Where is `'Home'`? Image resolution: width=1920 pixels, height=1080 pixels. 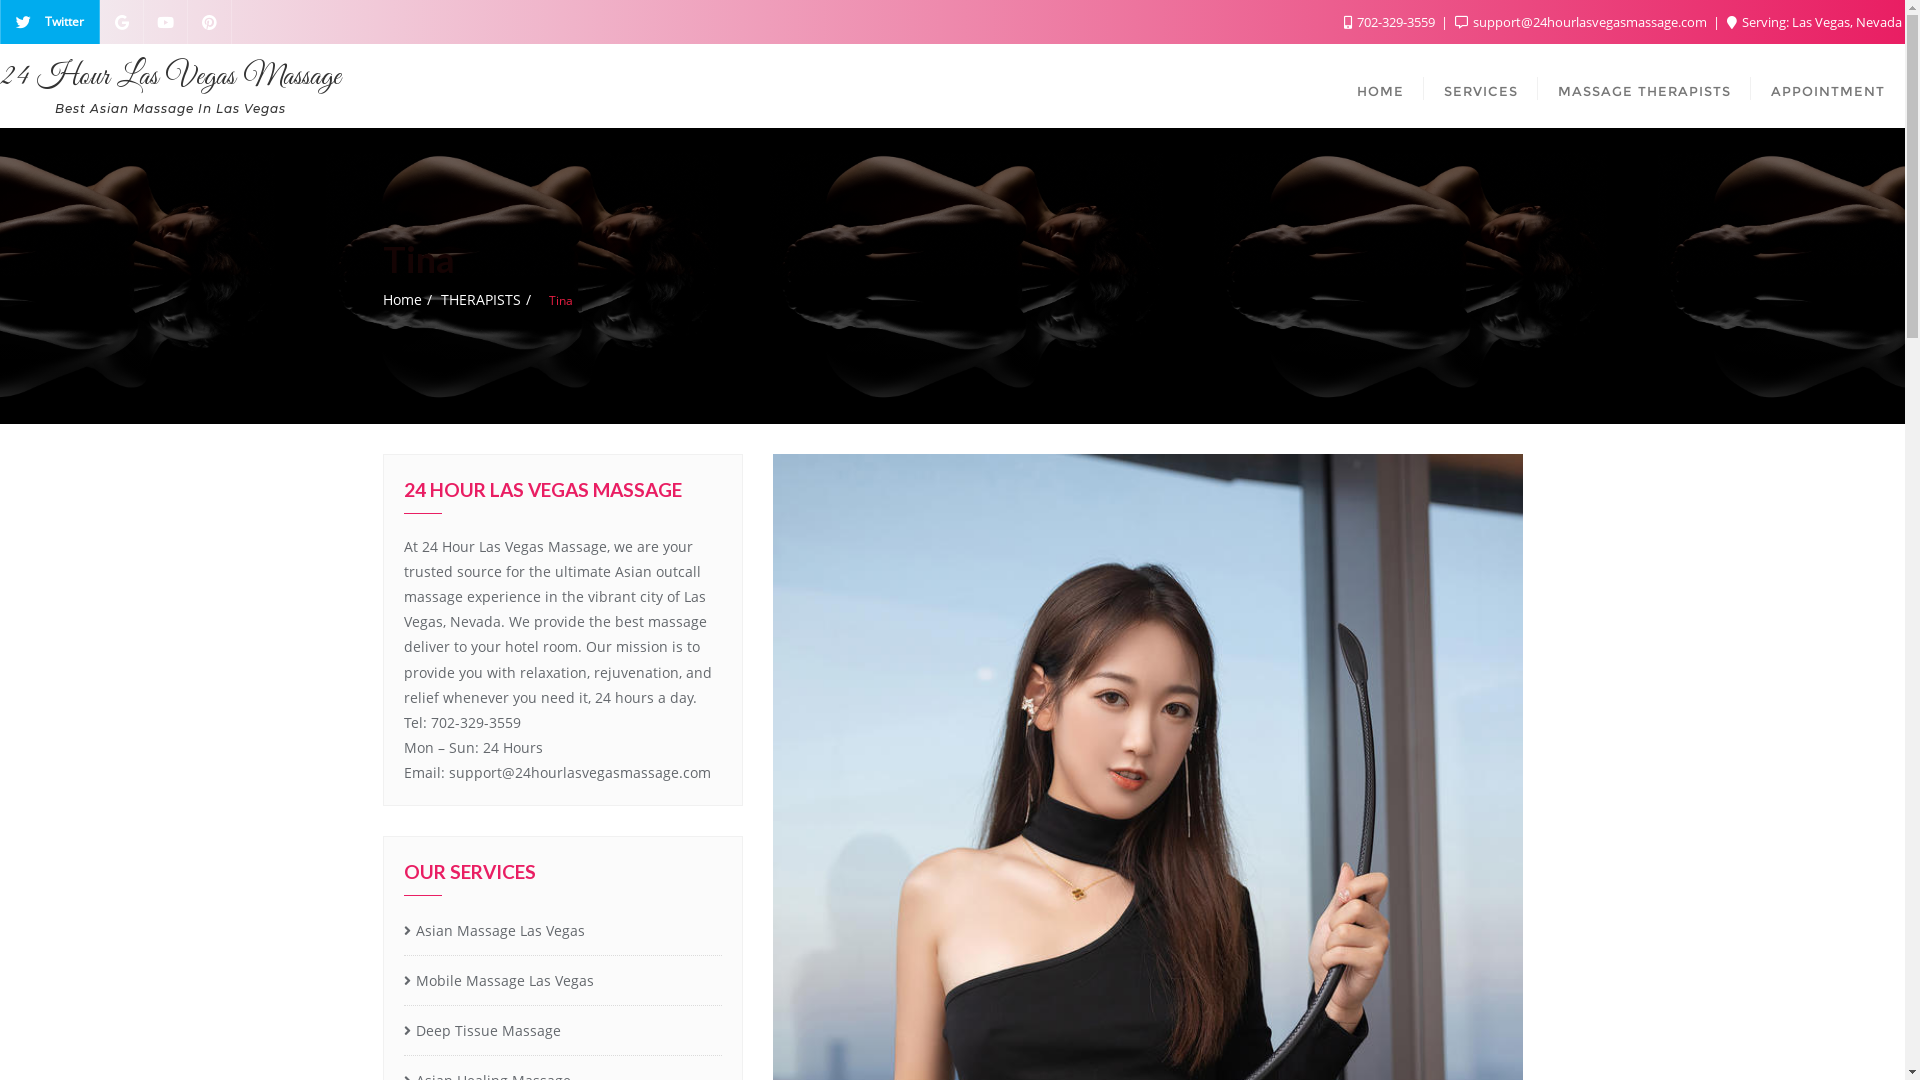
'Home' is located at coordinates (400, 299).